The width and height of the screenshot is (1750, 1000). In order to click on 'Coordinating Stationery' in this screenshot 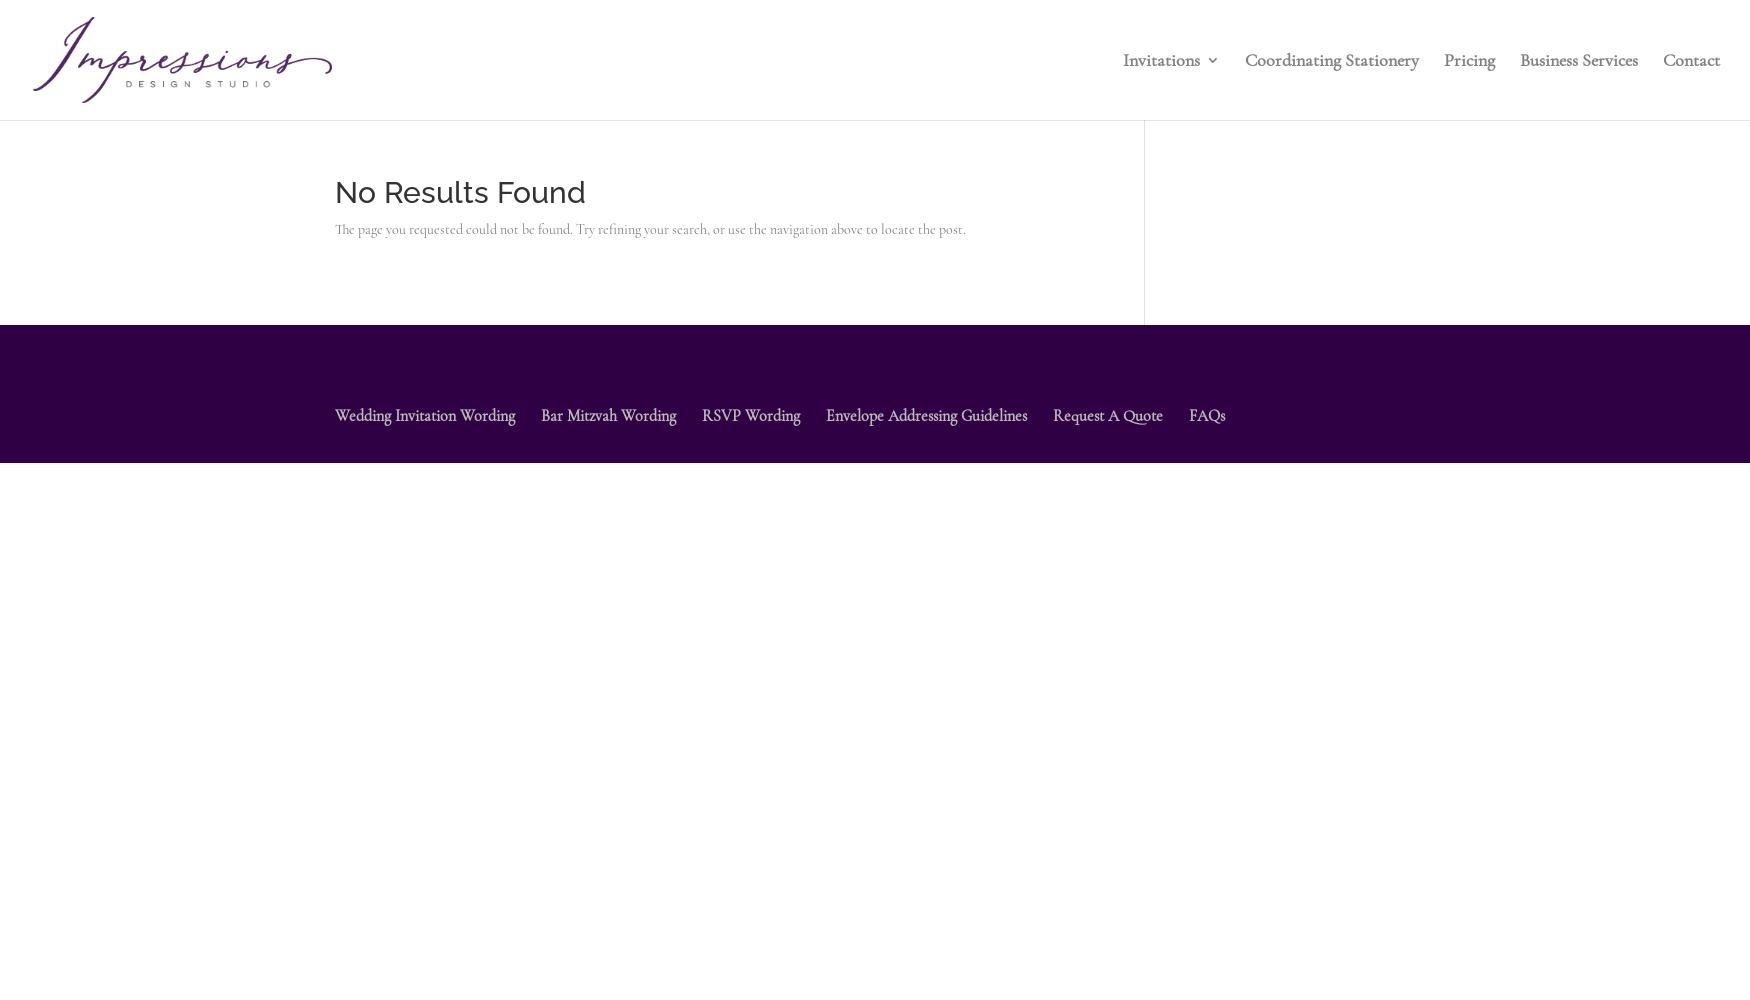, I will do `click(1244, 60)`.